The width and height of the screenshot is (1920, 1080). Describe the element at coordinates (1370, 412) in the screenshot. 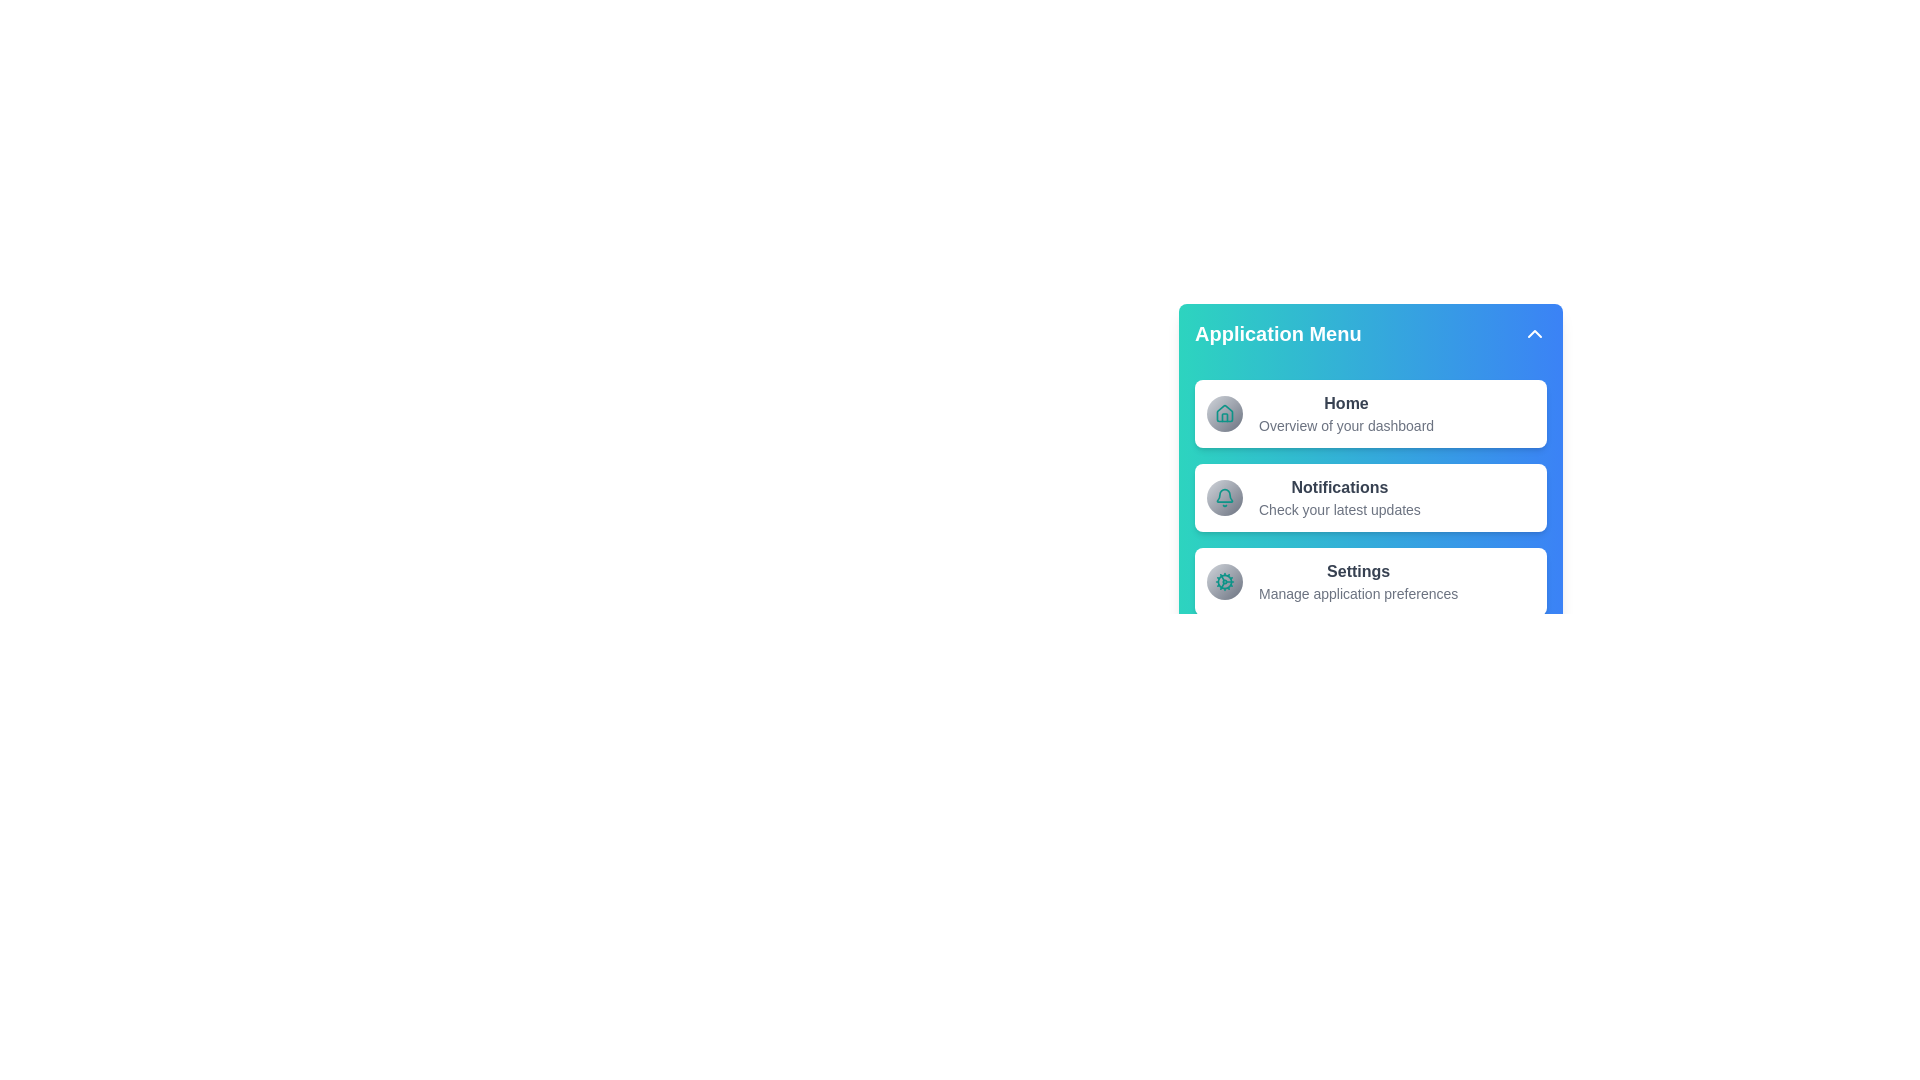

I see `the menu item Home to navigate to its respective section` at that location.